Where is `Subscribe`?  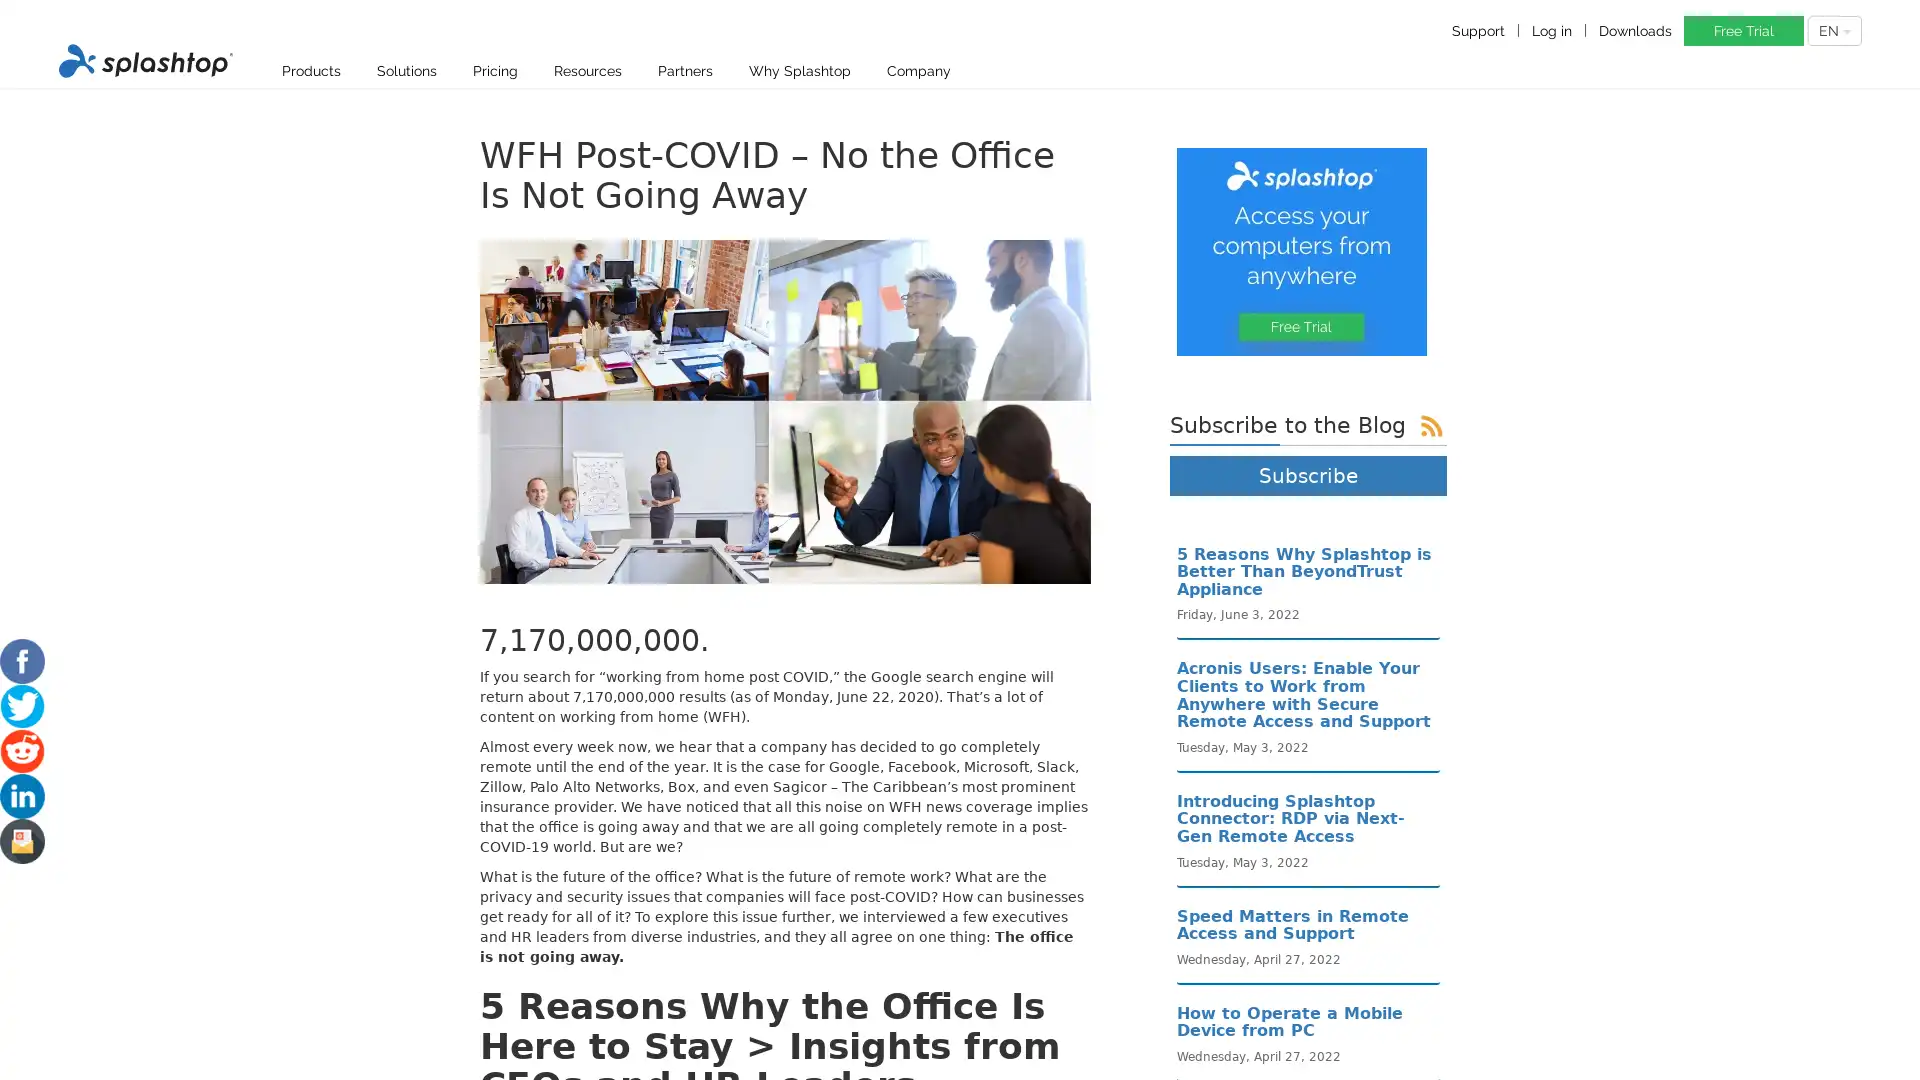 Subscribe is located at coordinates (1308, 474).